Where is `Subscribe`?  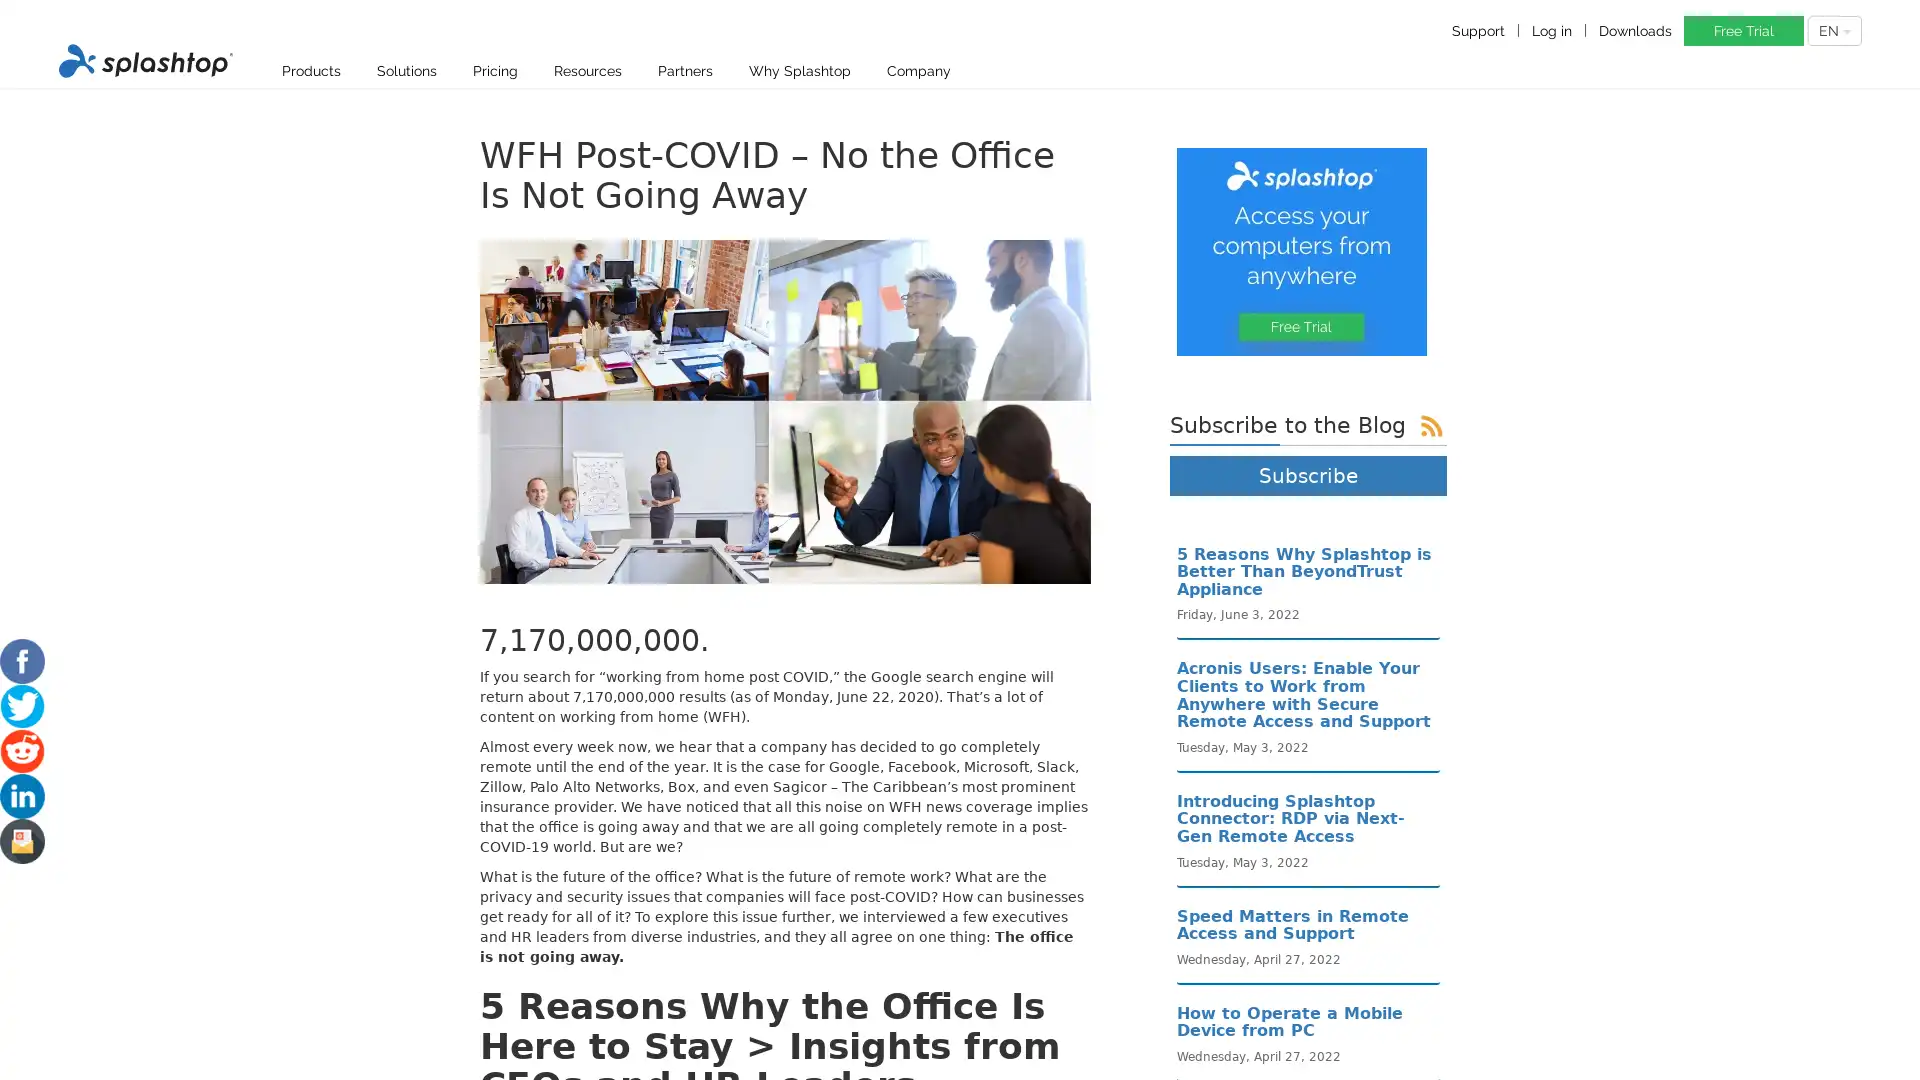 Subscribe is located at coordinates (1308, 474).